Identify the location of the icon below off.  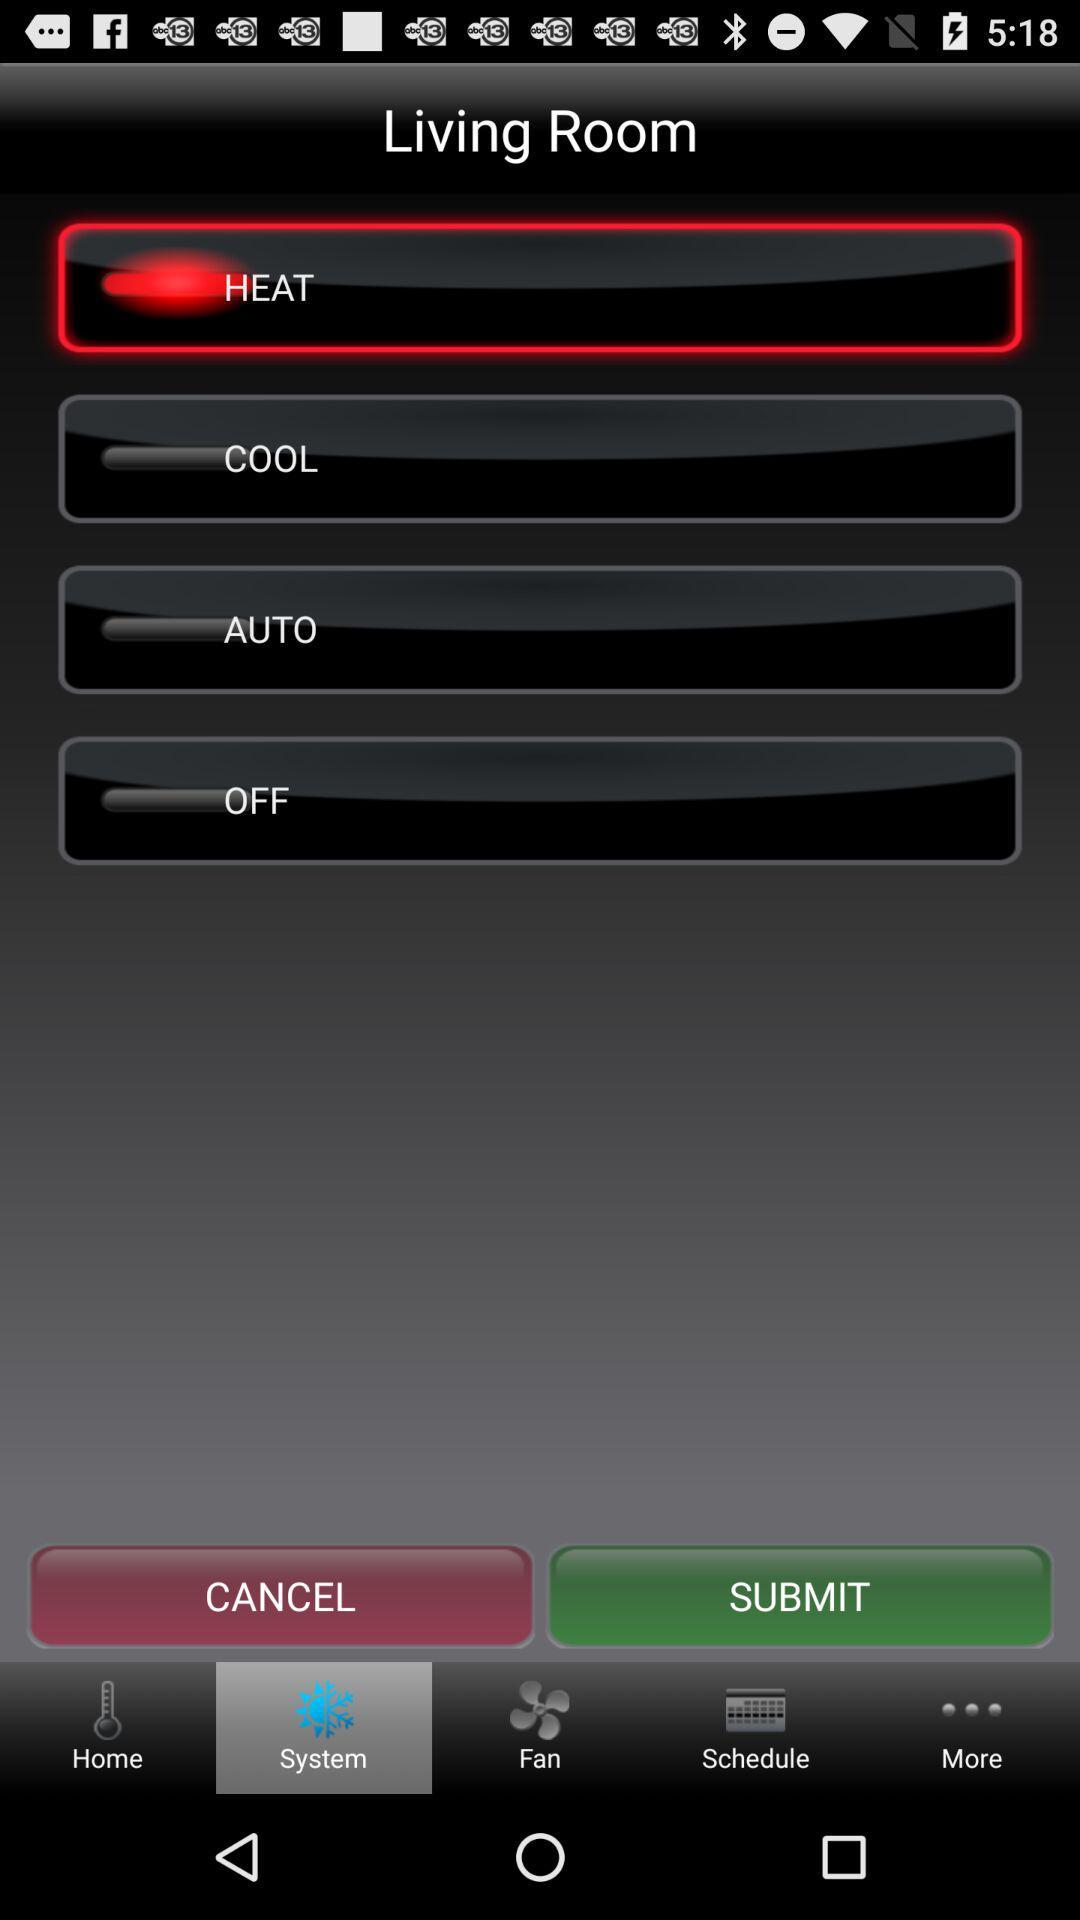
(280, 1595).